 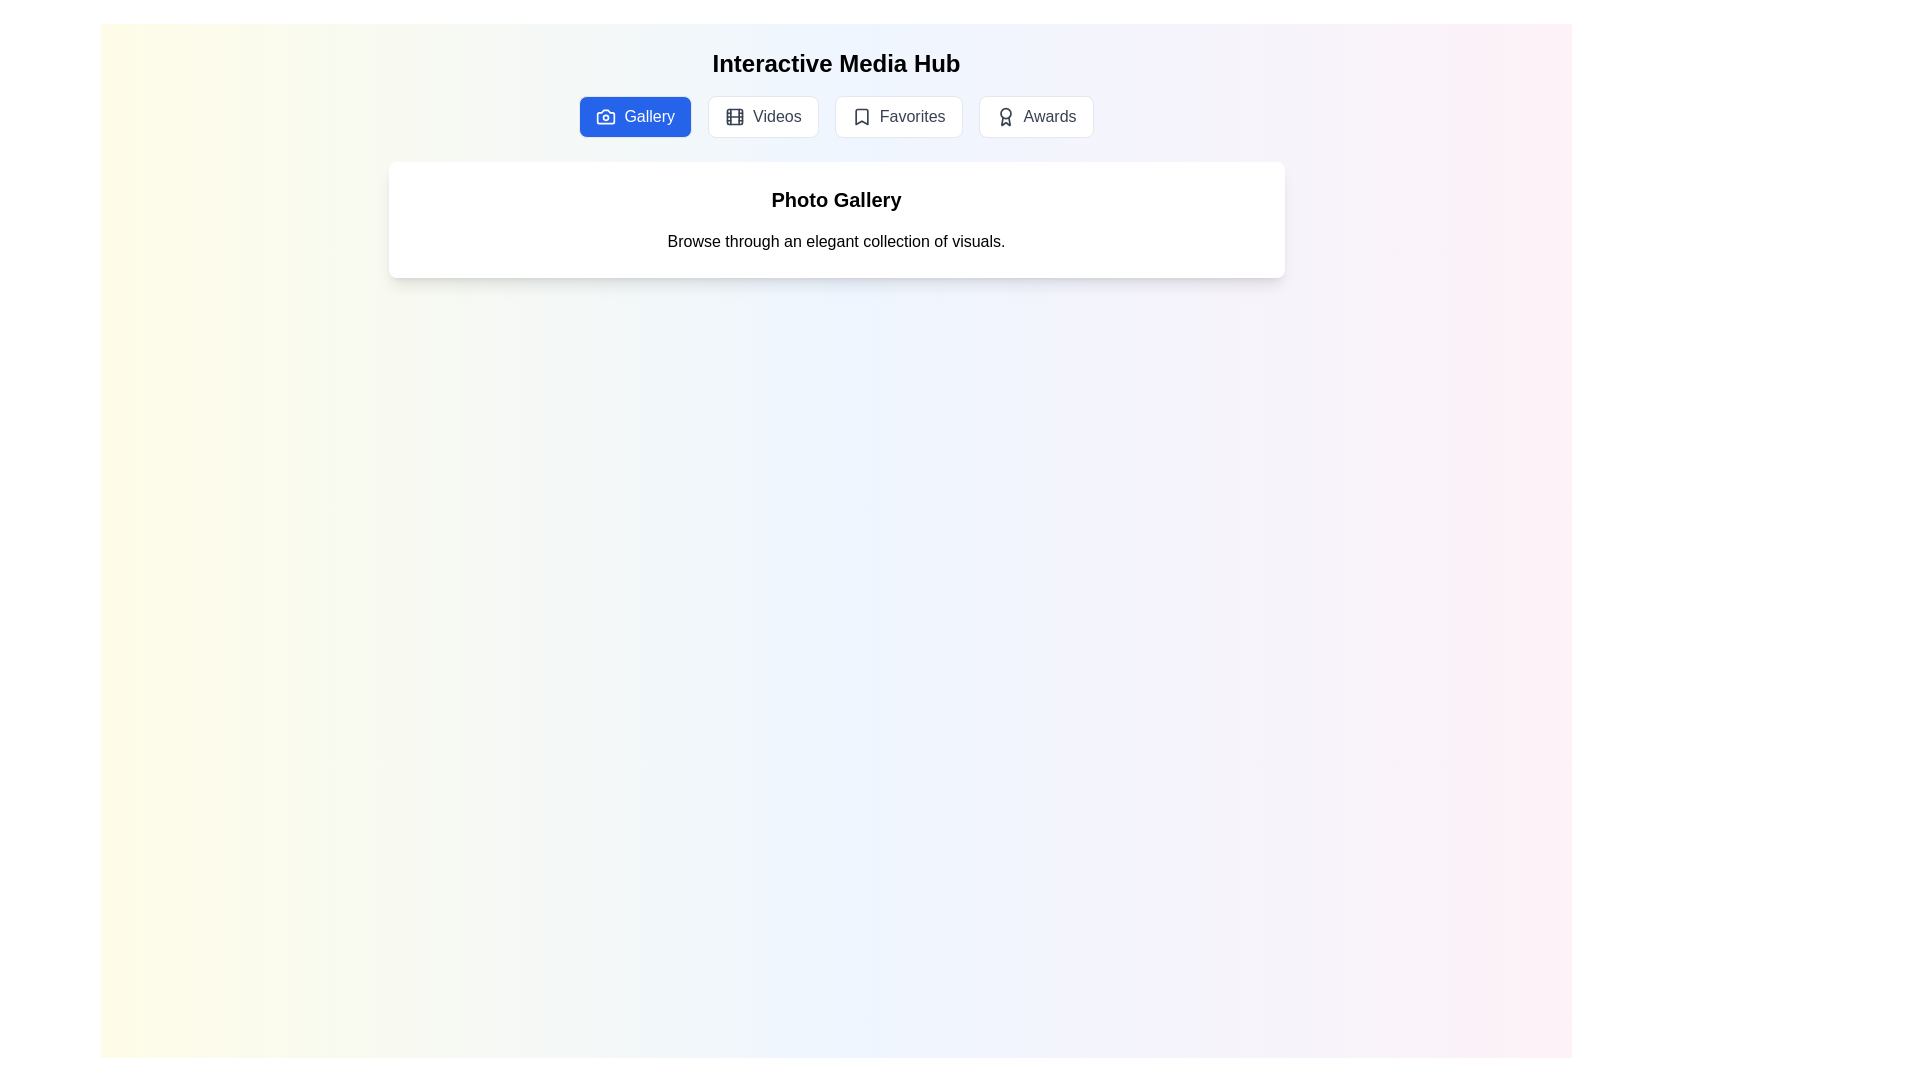 I want to click on the gallery icon located to the left of the 'Gallery' text in the button group at the top of the page, so click(x=605, y=116).